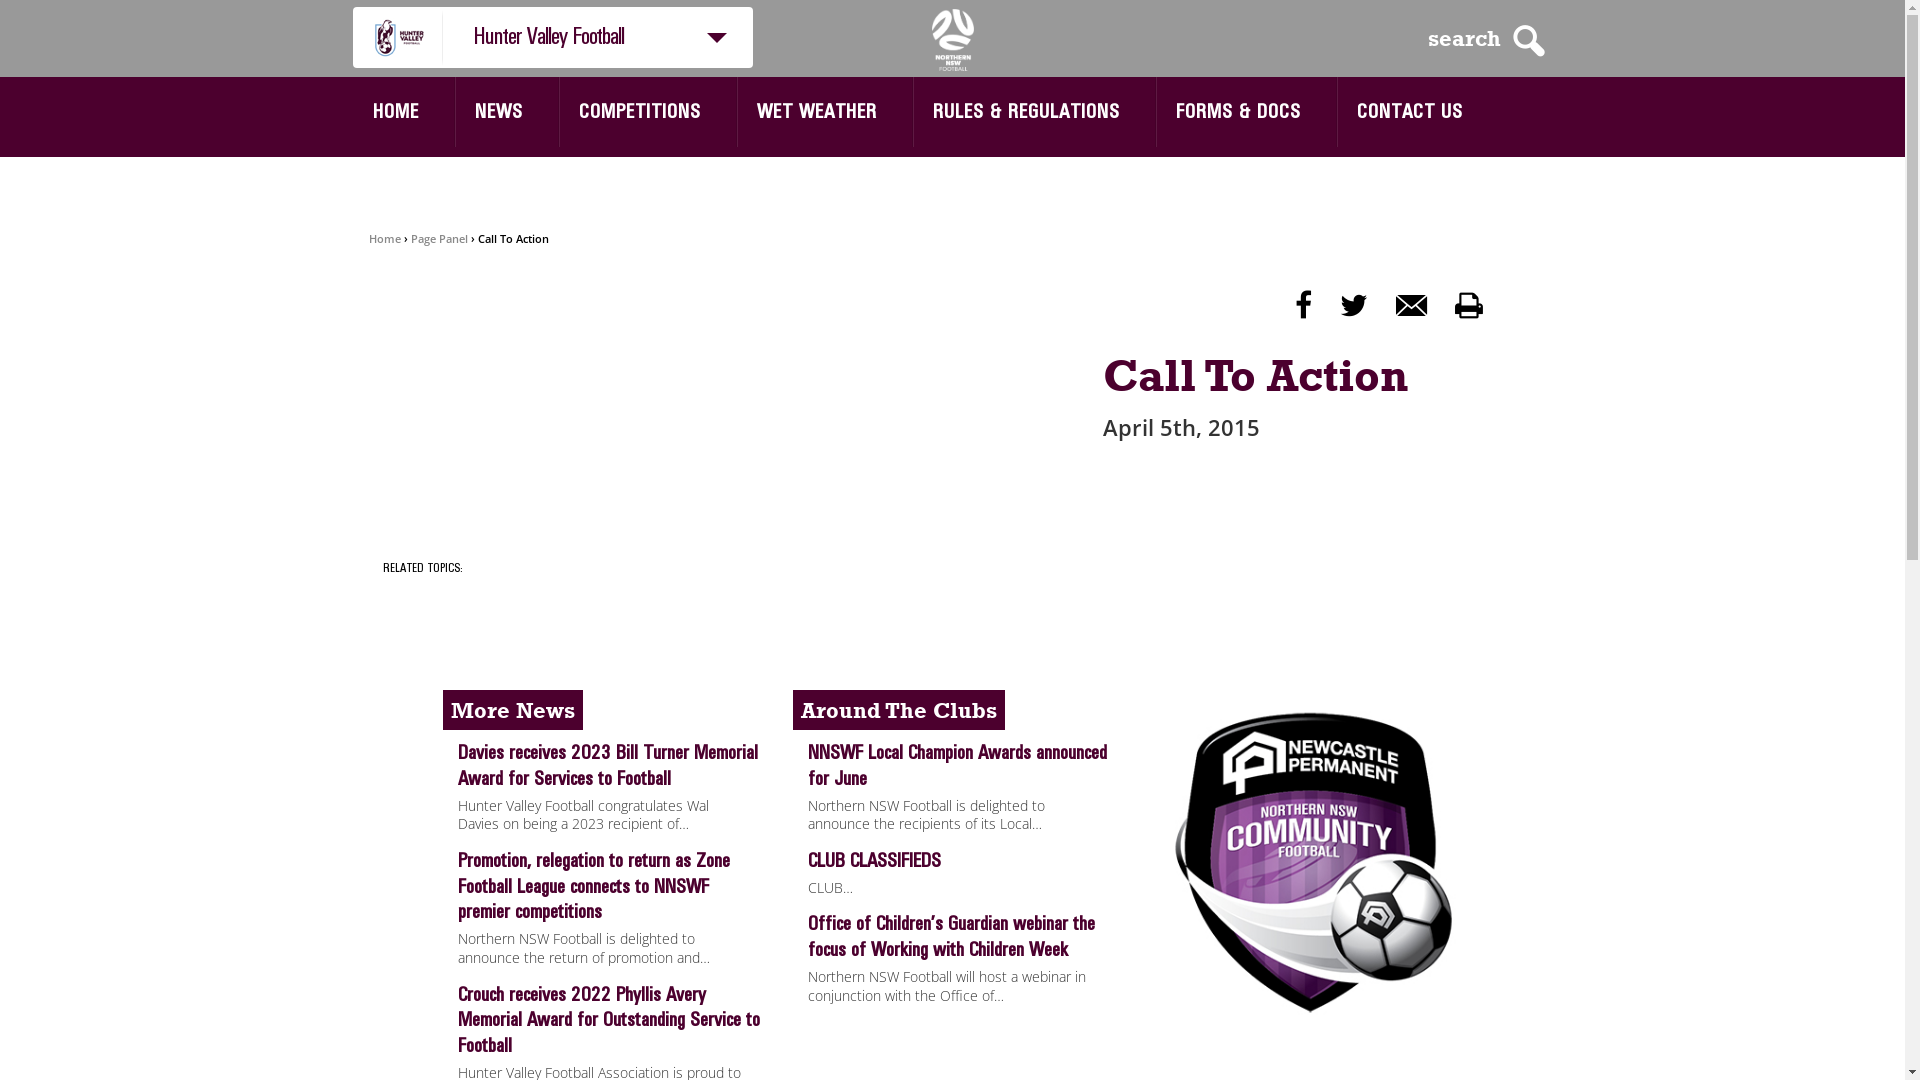  What do you see at coordinates (952, 39) in the screenshot?
I see `'NNSWF'` at bounding box center [952, 39].